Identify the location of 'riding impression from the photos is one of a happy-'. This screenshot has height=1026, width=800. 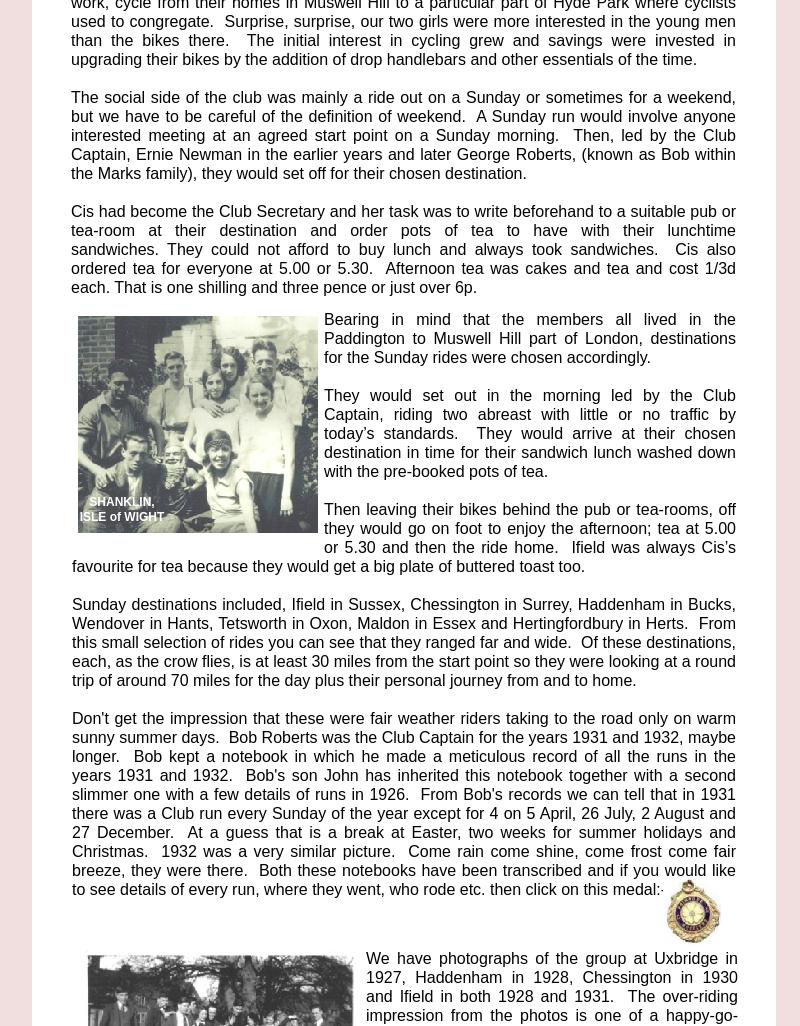
(552, 1004).